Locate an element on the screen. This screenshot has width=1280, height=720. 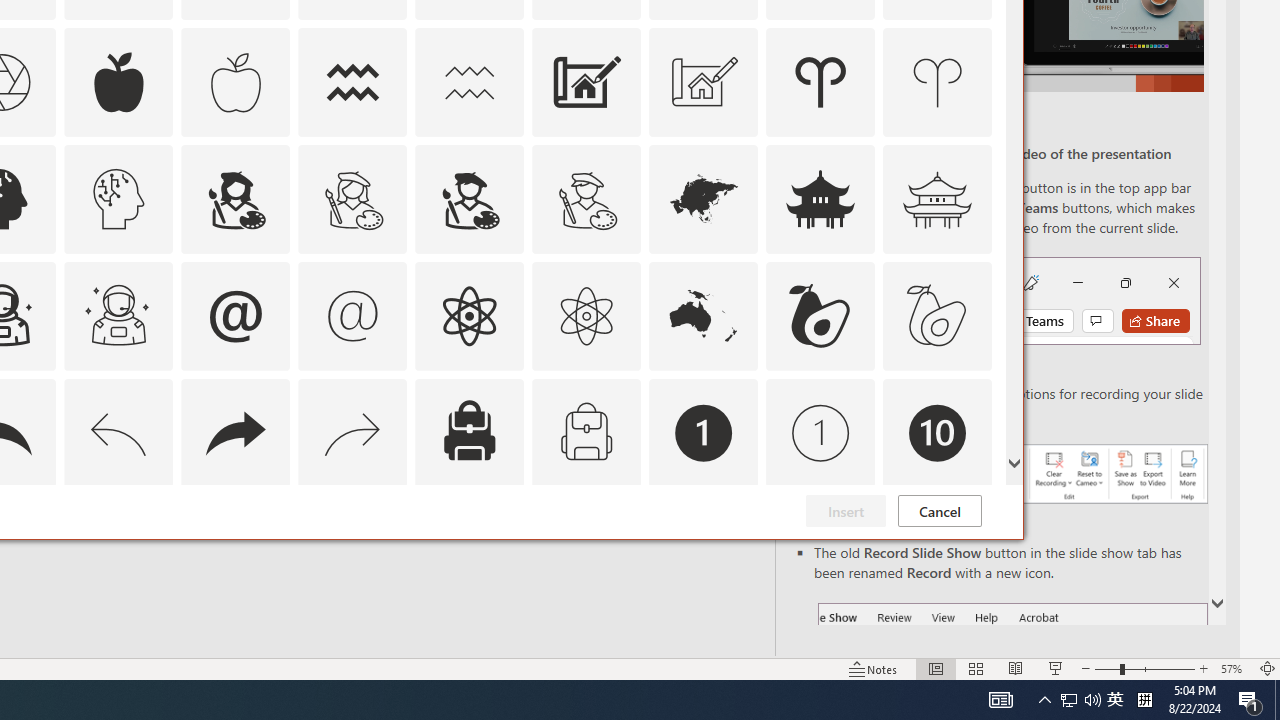
'AutomationID: Icons_Badge1' is located at coordinates (704, 431).